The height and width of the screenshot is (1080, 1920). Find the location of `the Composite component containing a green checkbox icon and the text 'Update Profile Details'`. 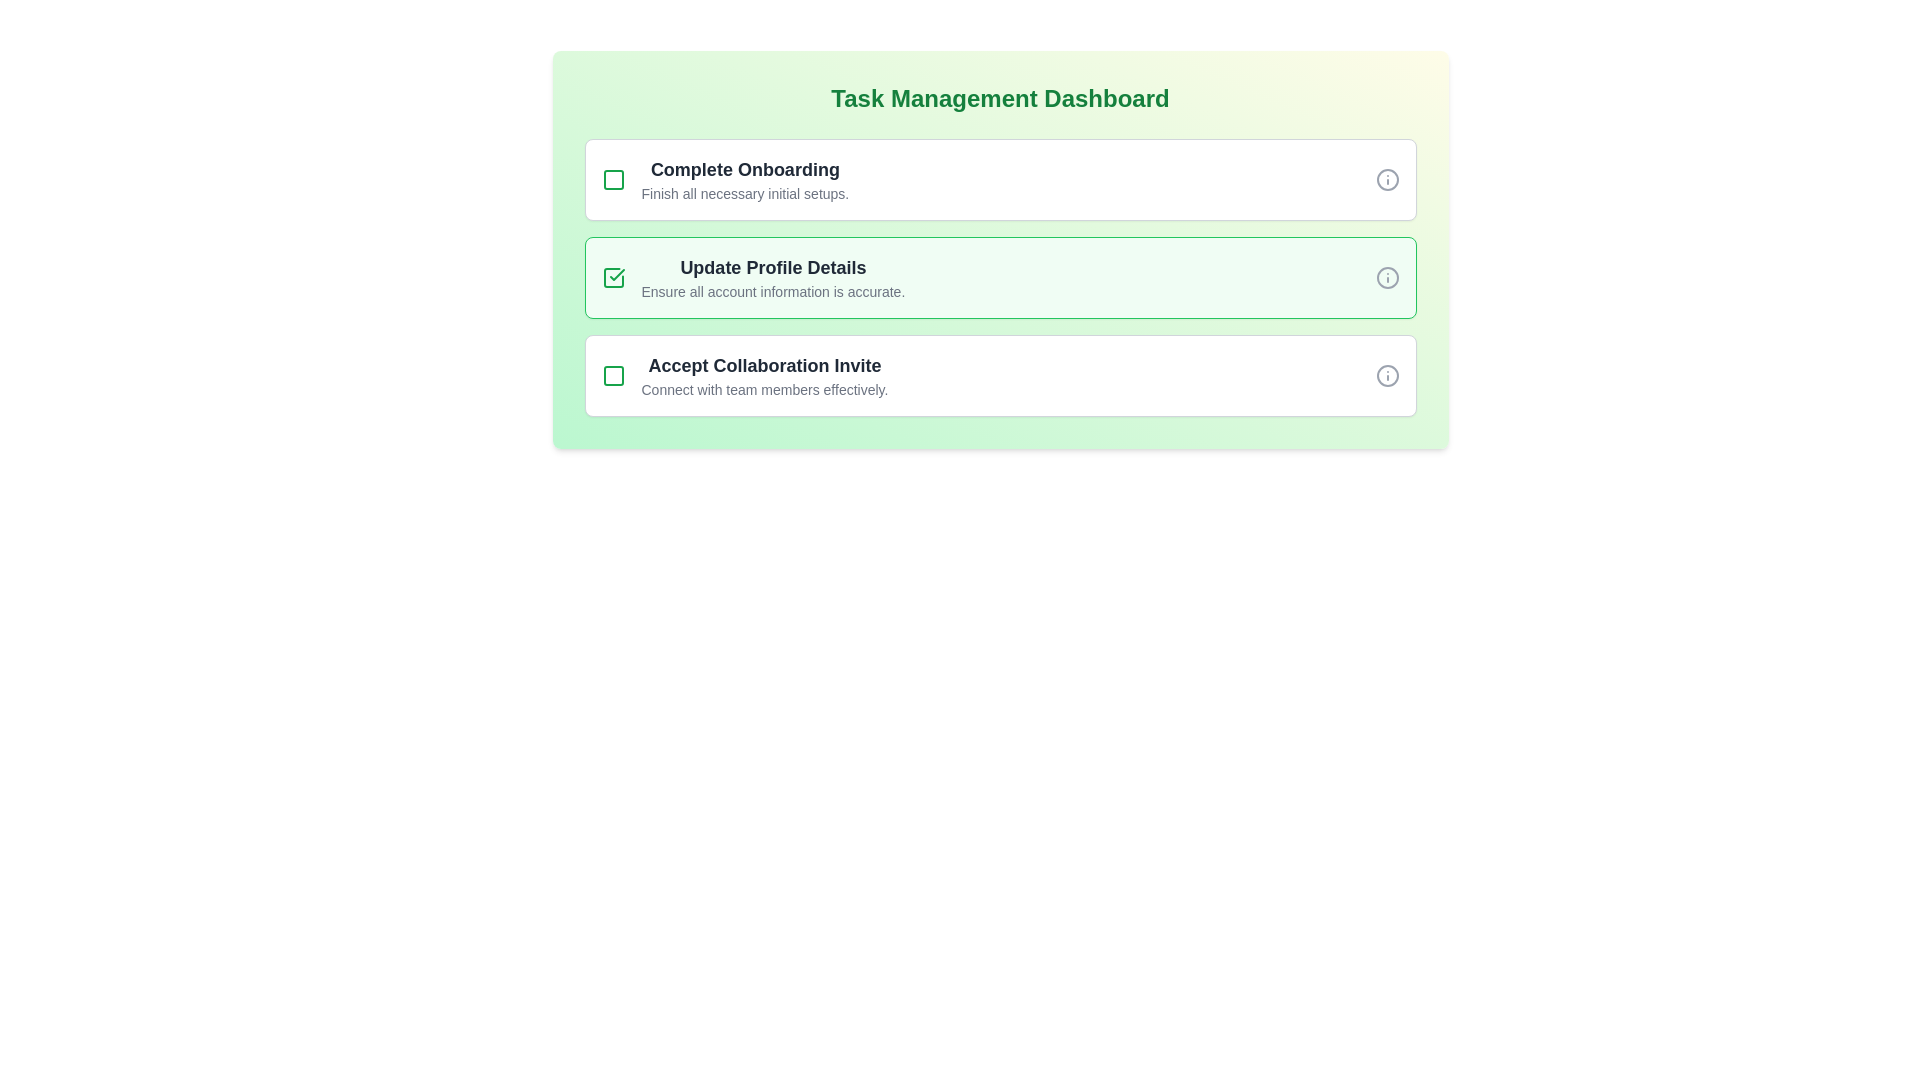

the Composite component containing a green checkbox icon and the text 'Update Profile Details' is located at coordinates (752, 277).